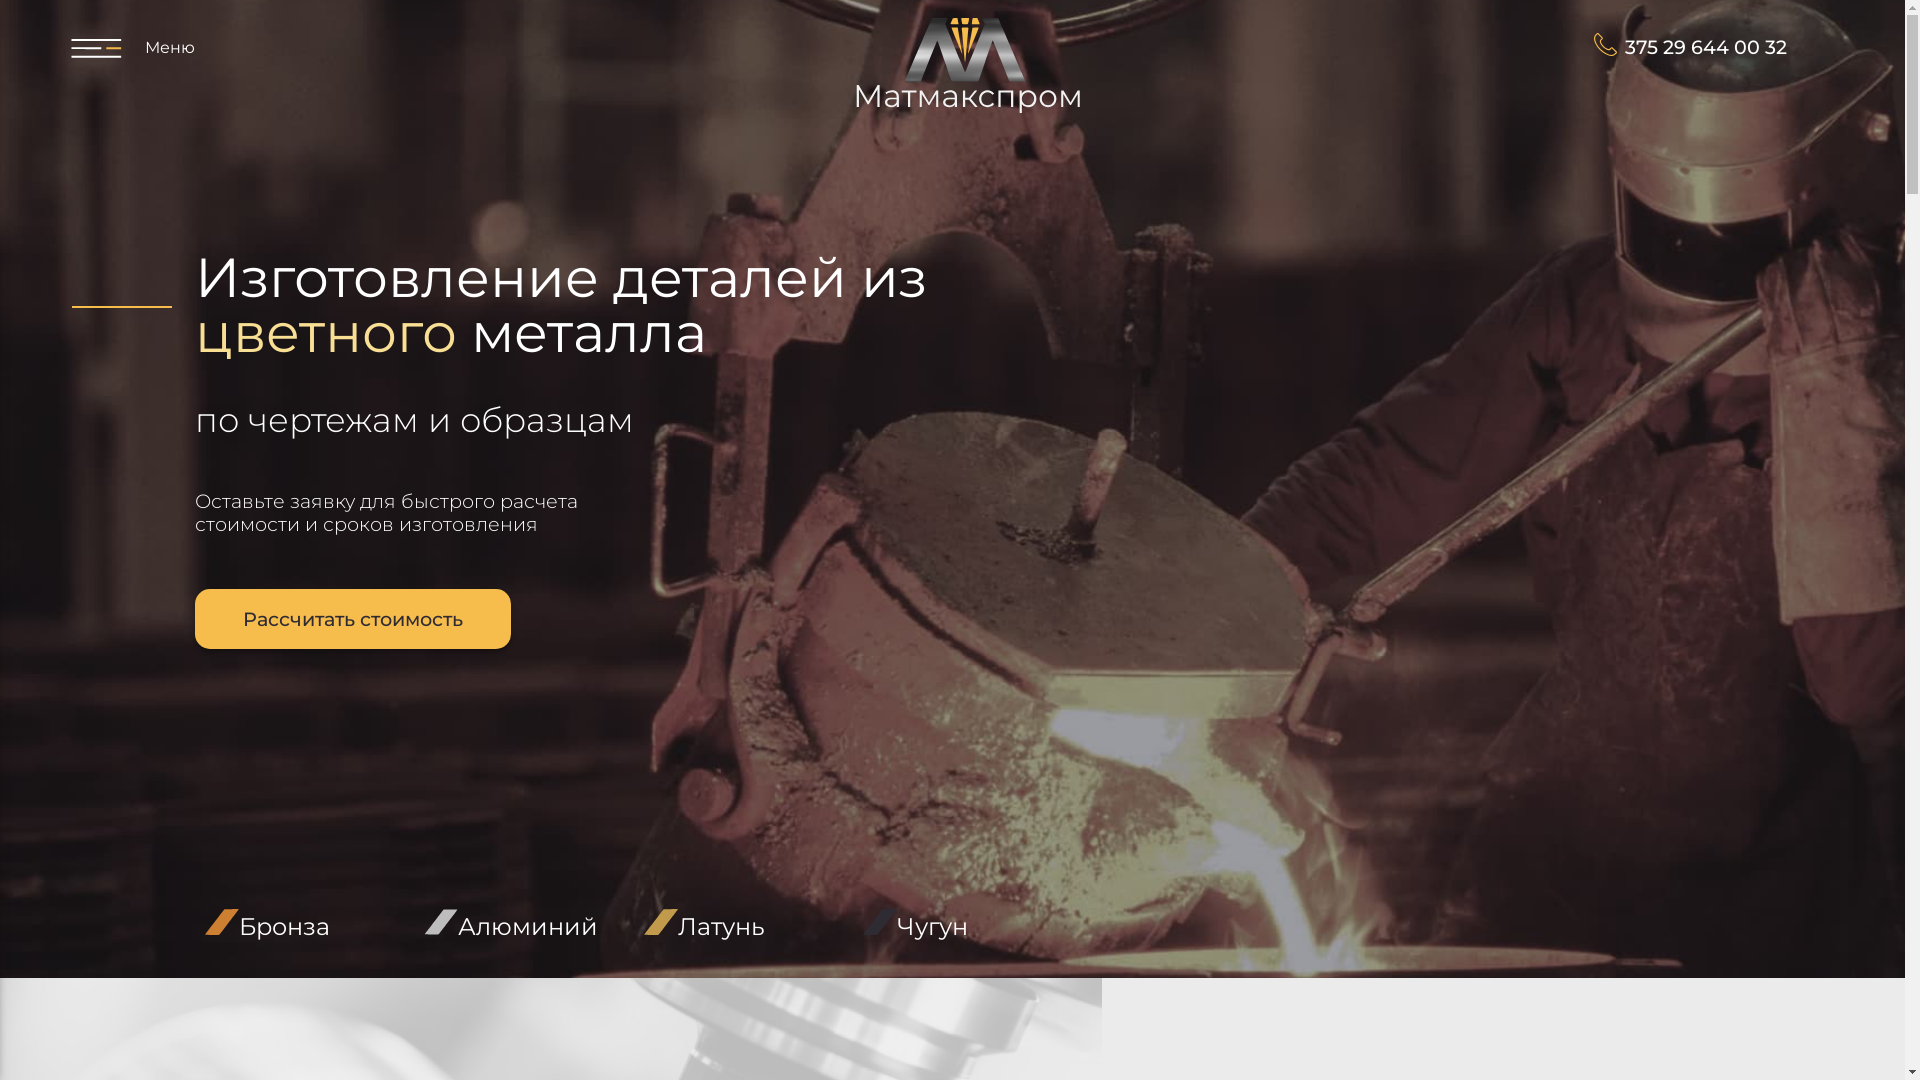  Describe the element at coordinates (1688, 47) in the screenshot. I see `'375 29 644 00 32'` at that location.